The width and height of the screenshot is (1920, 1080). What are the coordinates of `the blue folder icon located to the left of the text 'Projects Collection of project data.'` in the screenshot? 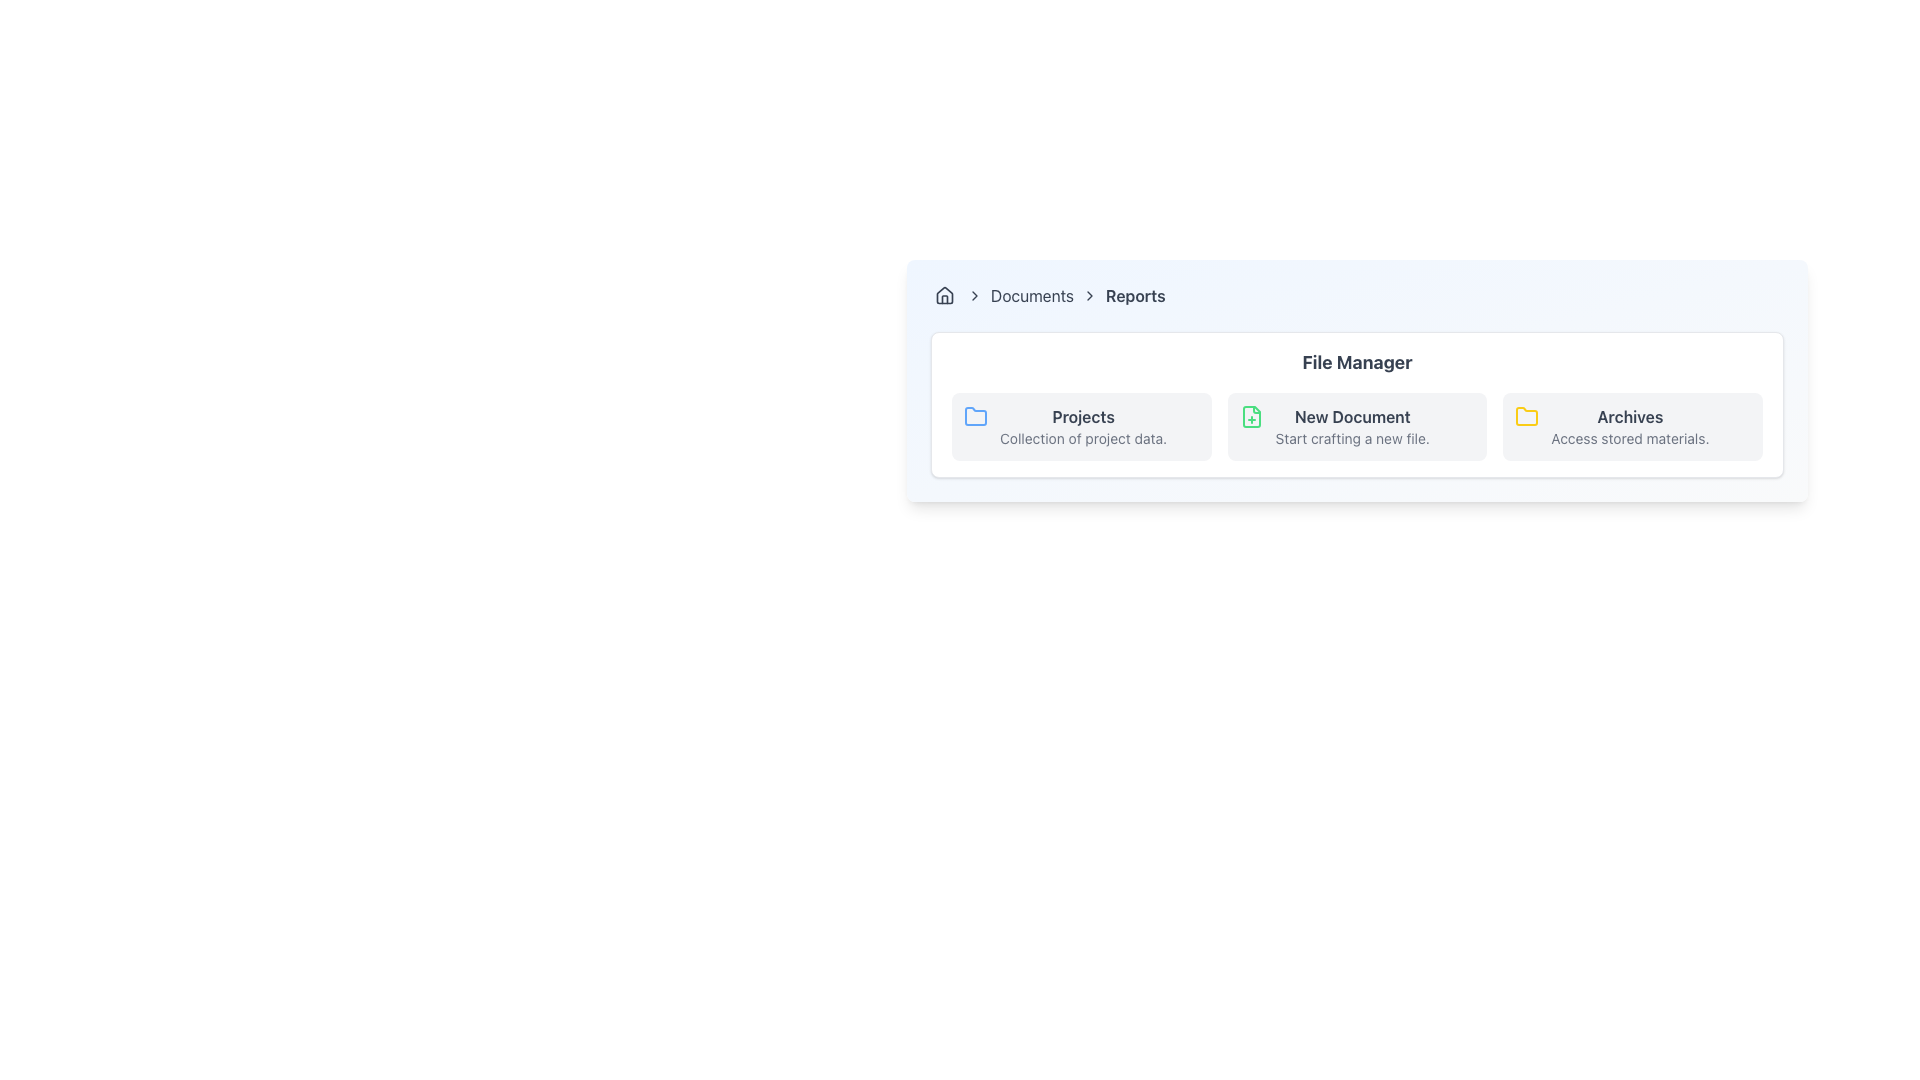 It's located at (975, 415).